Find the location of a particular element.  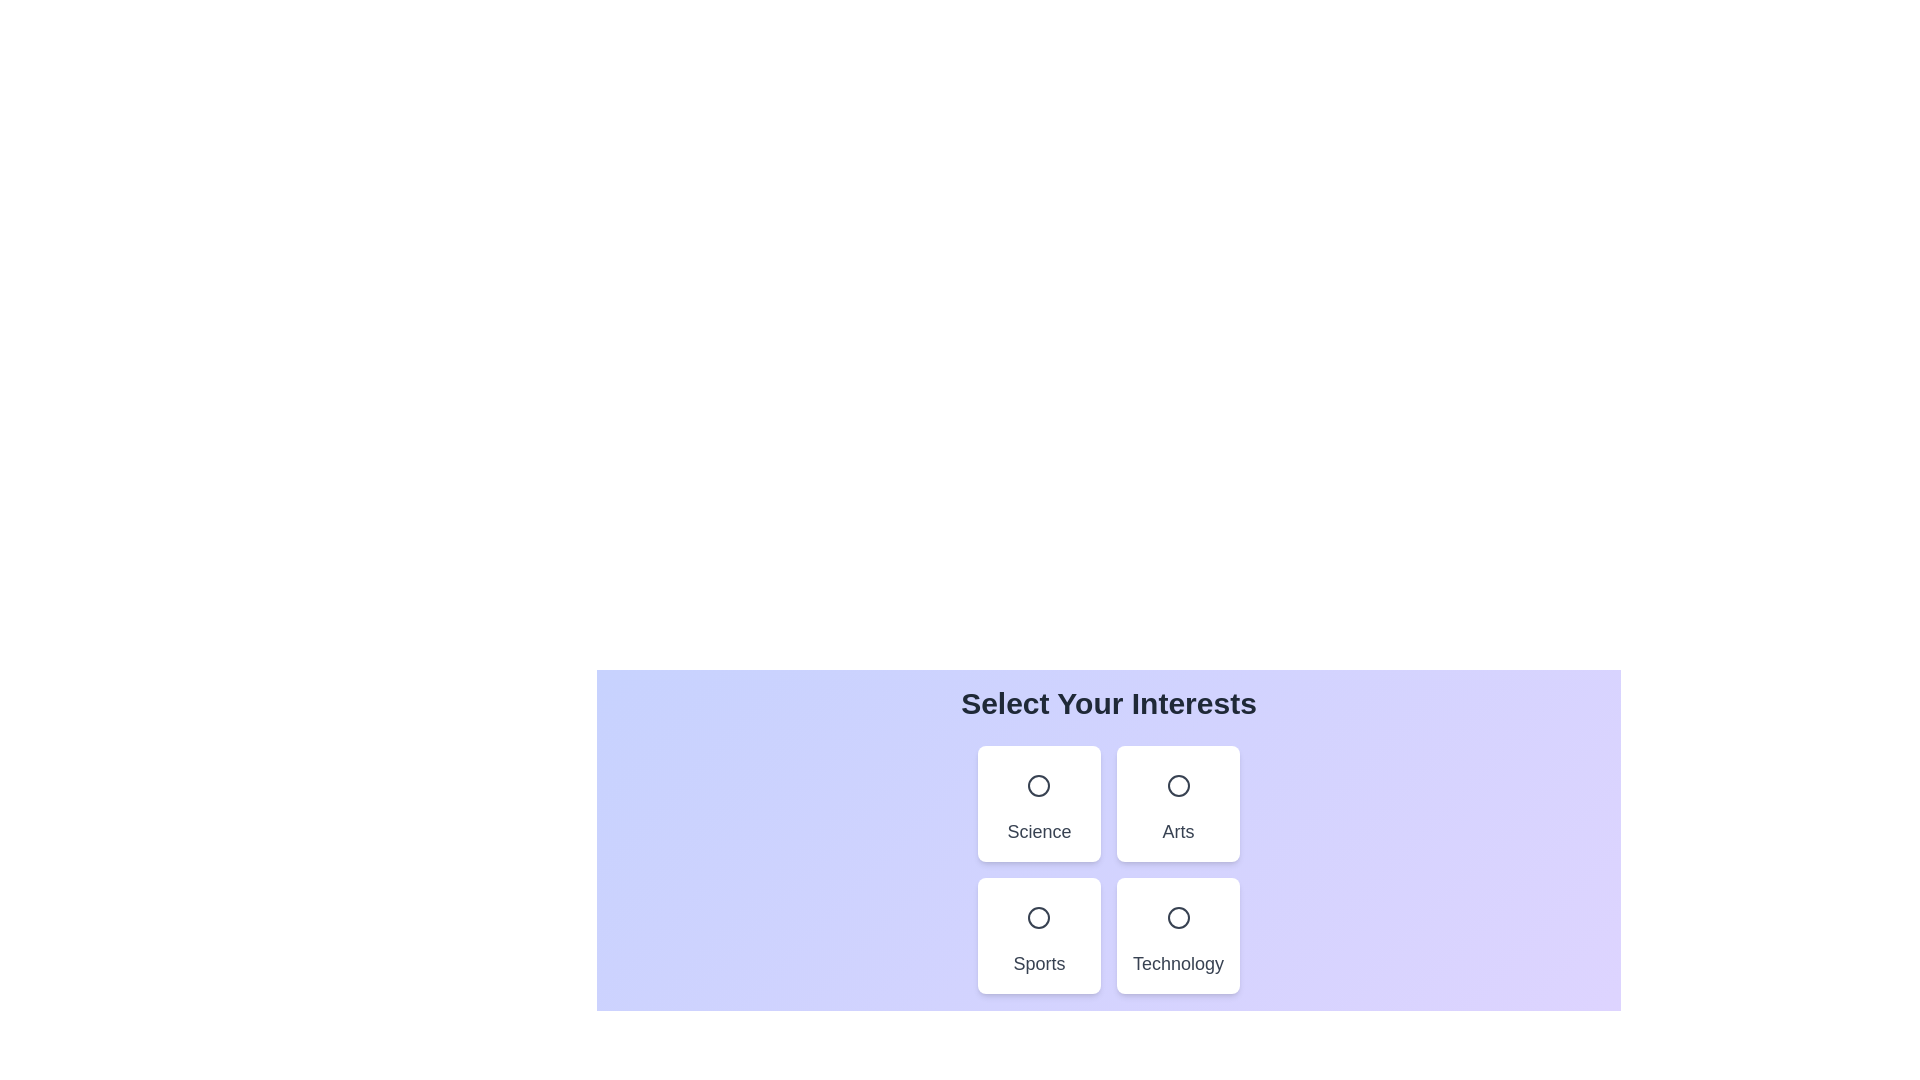

the category card for Science is located at coordinates (1038, 802).